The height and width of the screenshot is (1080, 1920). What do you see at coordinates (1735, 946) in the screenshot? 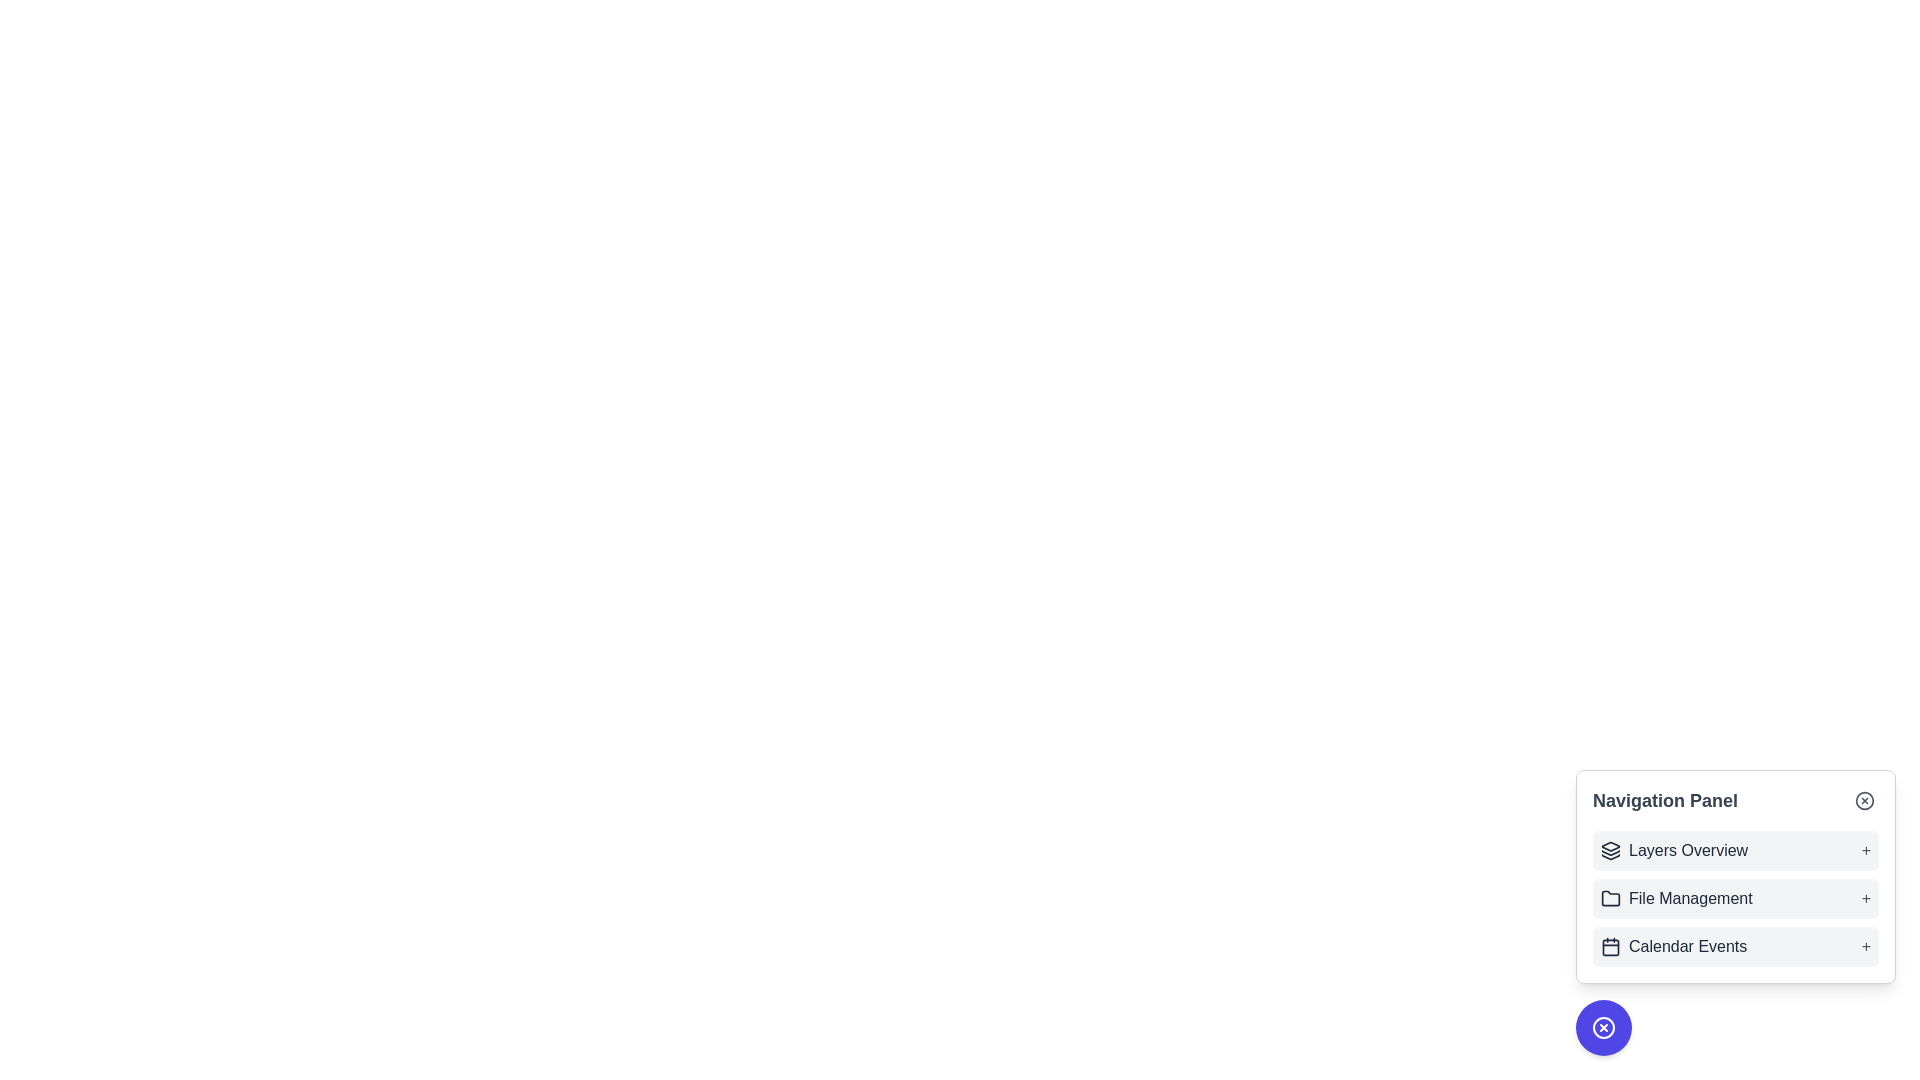
I see `the List item containing the calendar icon and the text 'Calendar Events'` at bounding box center [1735, 946].